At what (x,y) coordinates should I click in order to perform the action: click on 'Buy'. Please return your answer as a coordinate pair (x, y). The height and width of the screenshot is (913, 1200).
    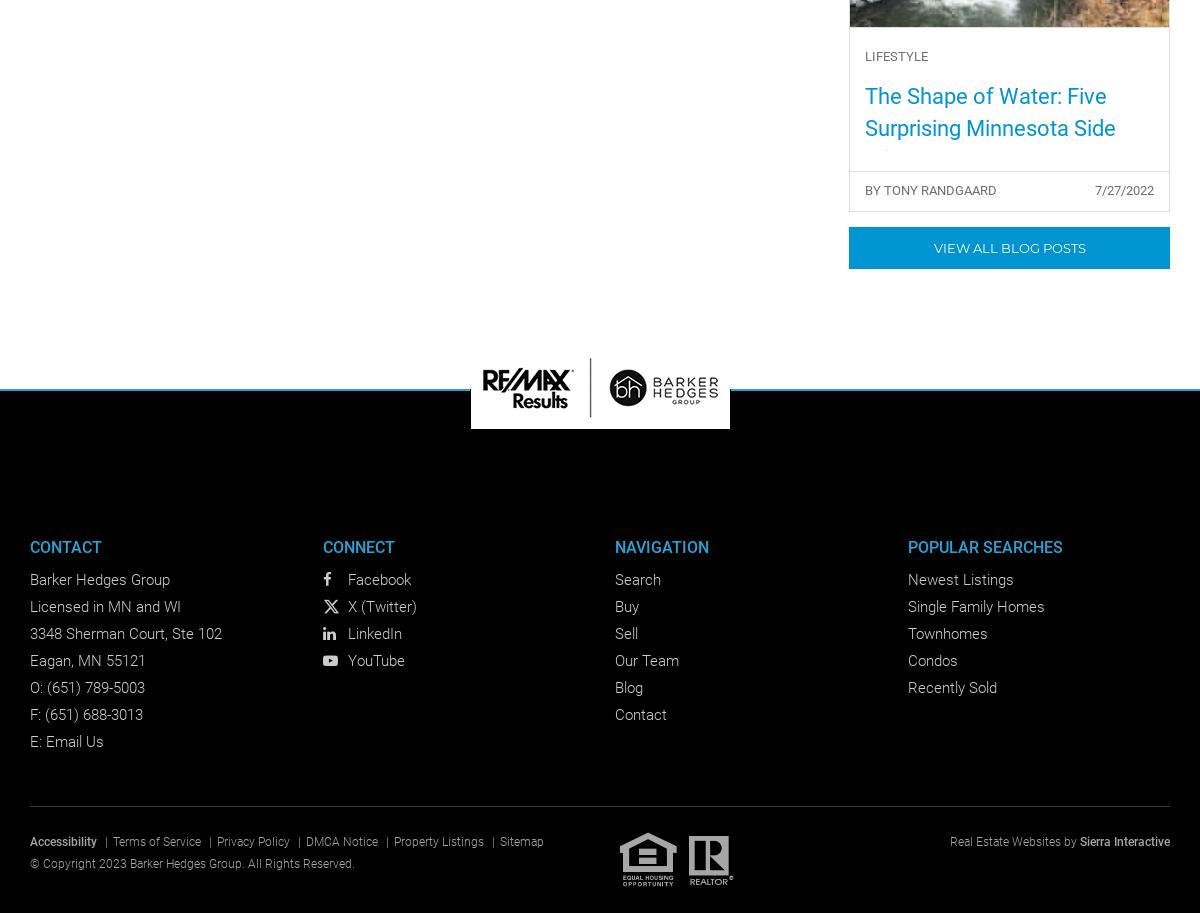
    Looking at the image, I should click on (627, 606).